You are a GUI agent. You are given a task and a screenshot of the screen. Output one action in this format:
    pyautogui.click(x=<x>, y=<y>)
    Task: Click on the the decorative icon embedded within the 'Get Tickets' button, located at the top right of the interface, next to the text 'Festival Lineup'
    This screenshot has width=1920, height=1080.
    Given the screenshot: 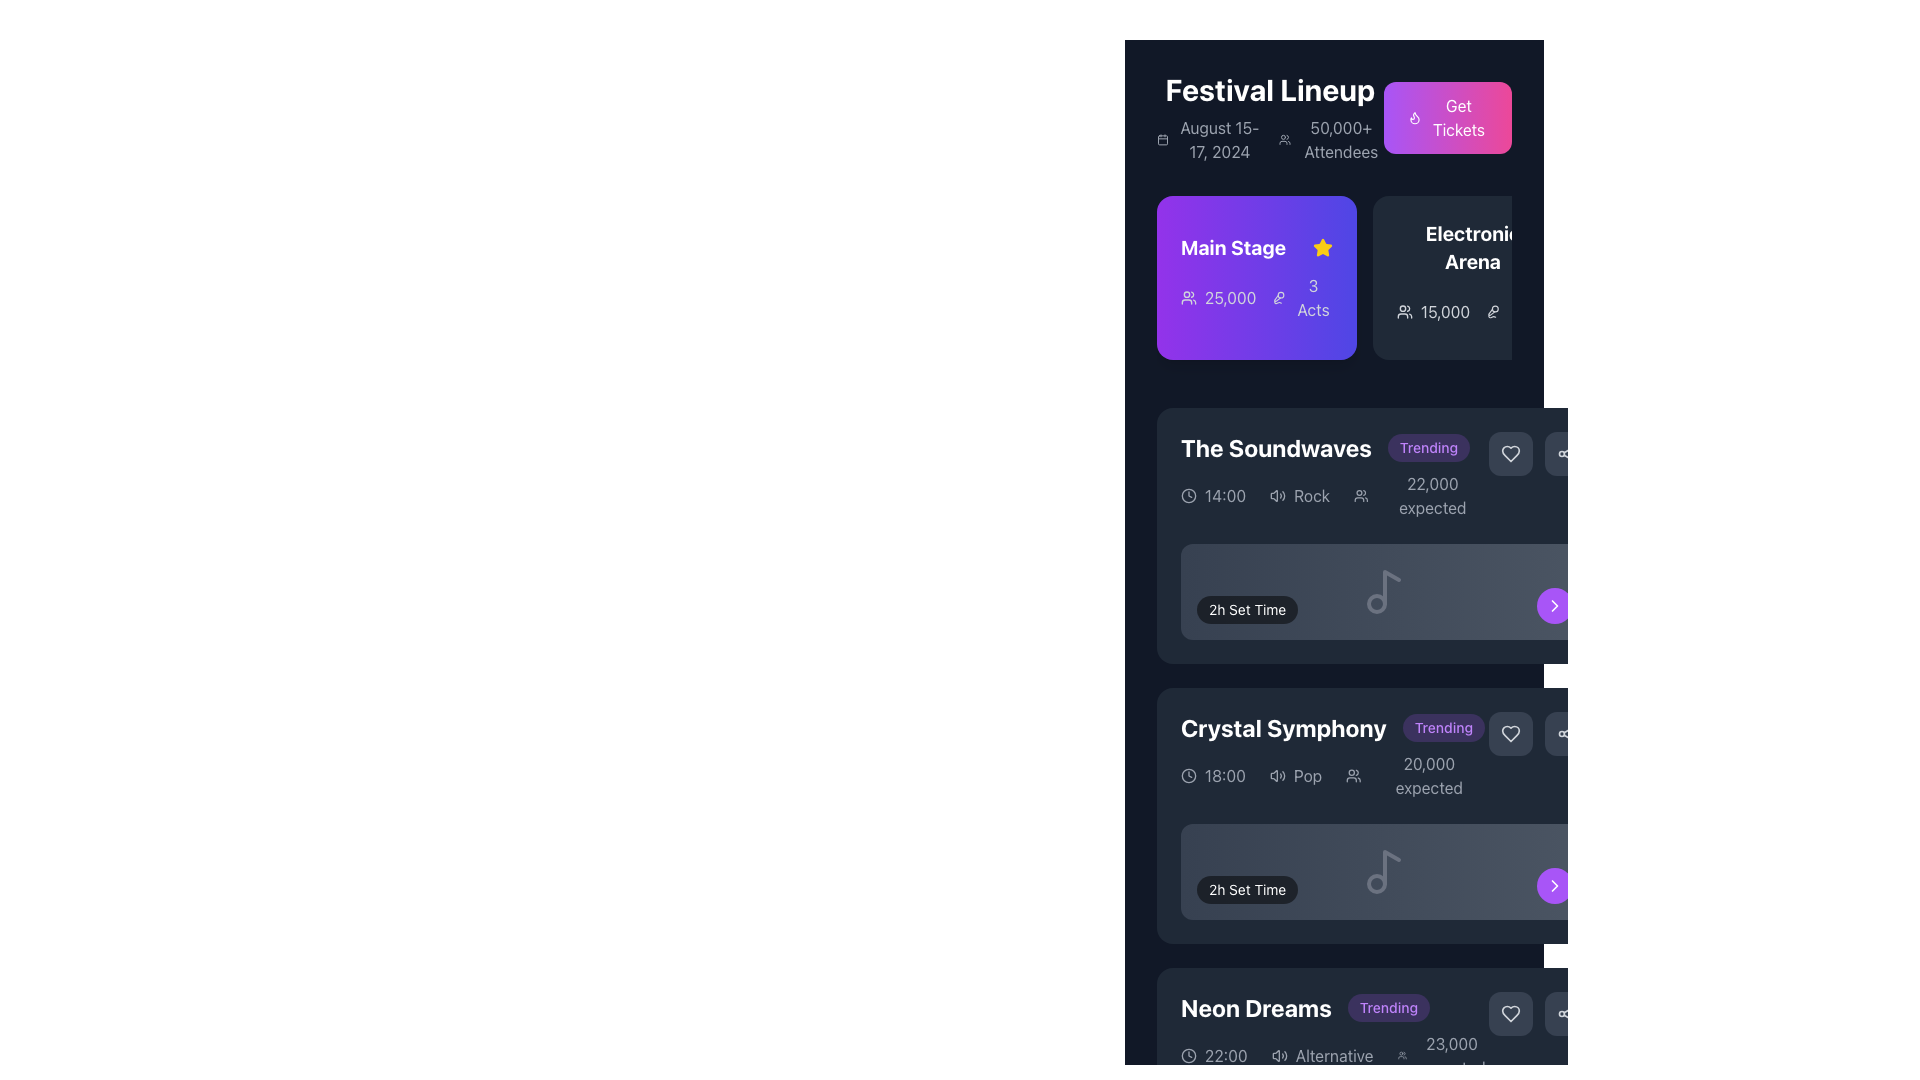 What is the action you would take?
    pyautogui.click(x=1413, y=118)
    